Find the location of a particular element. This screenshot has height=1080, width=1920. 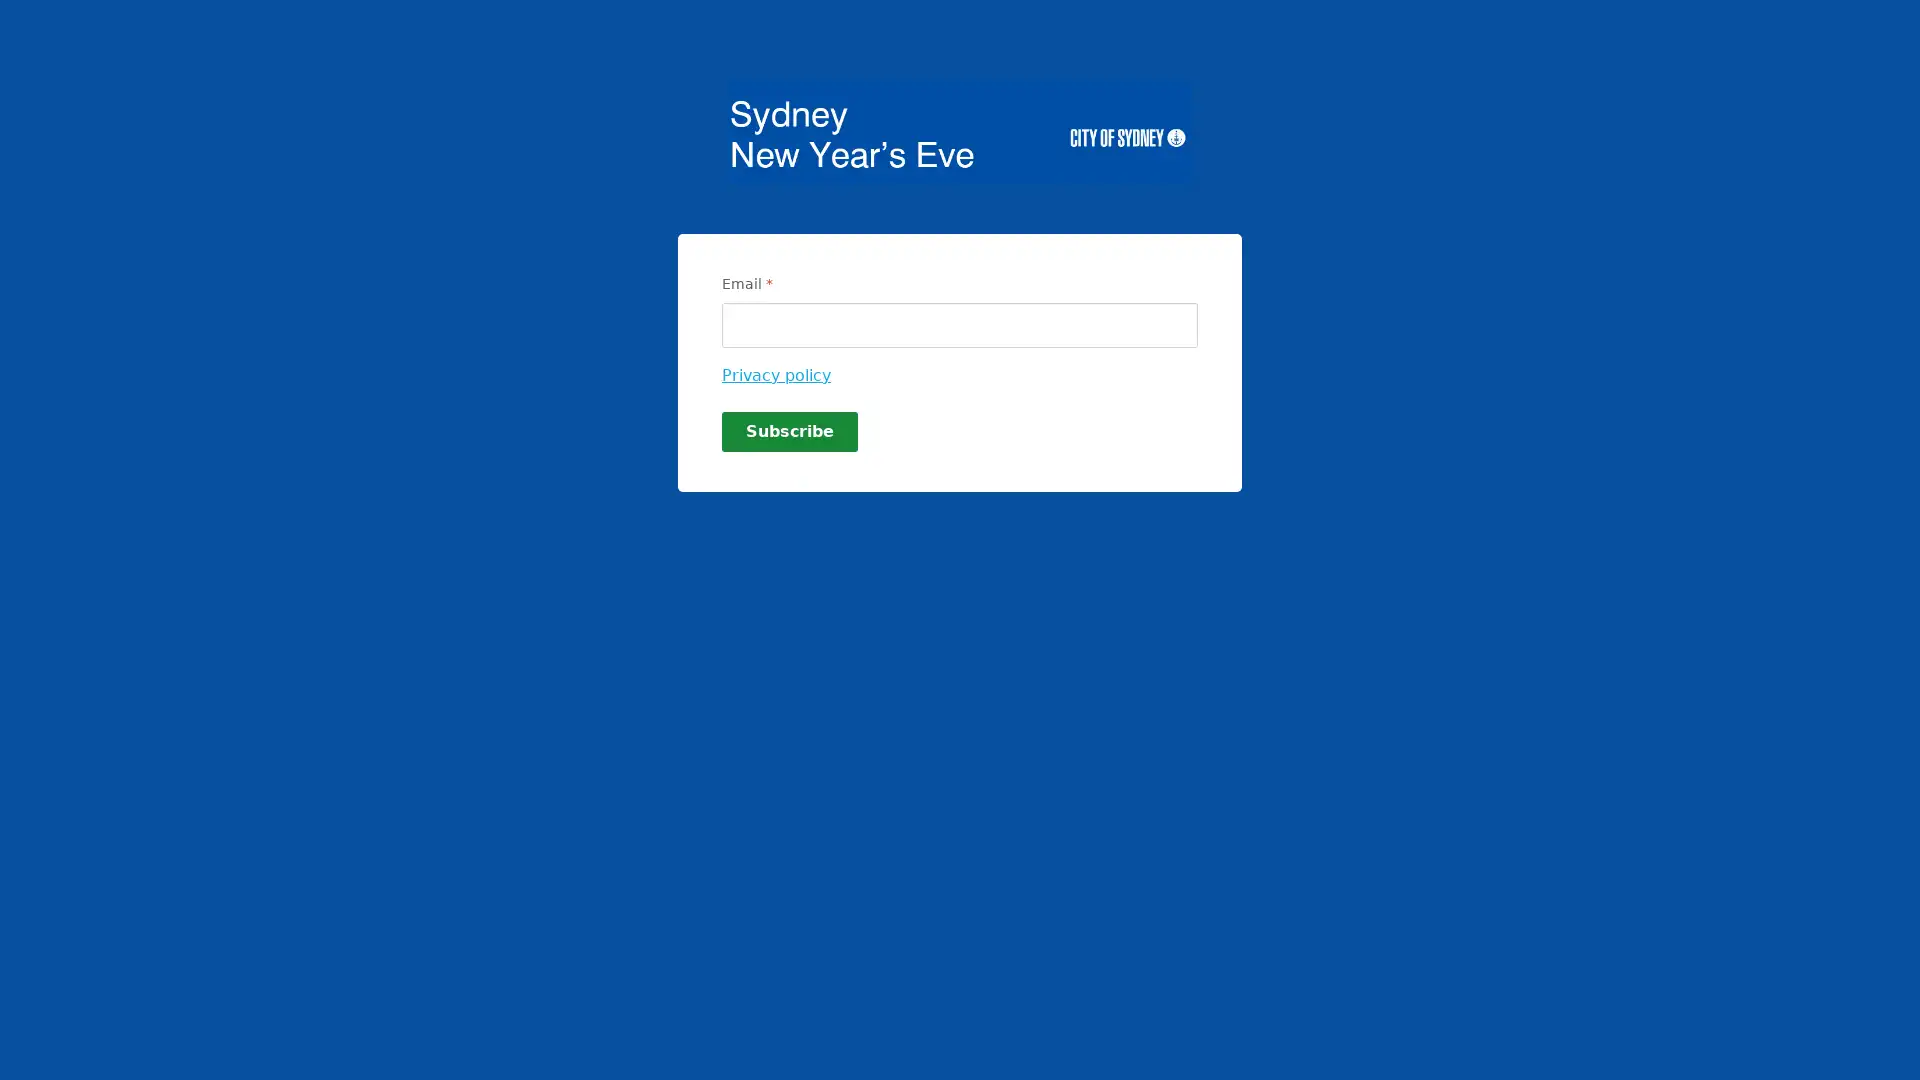

Subscribe is located at coordinates (789, 431).